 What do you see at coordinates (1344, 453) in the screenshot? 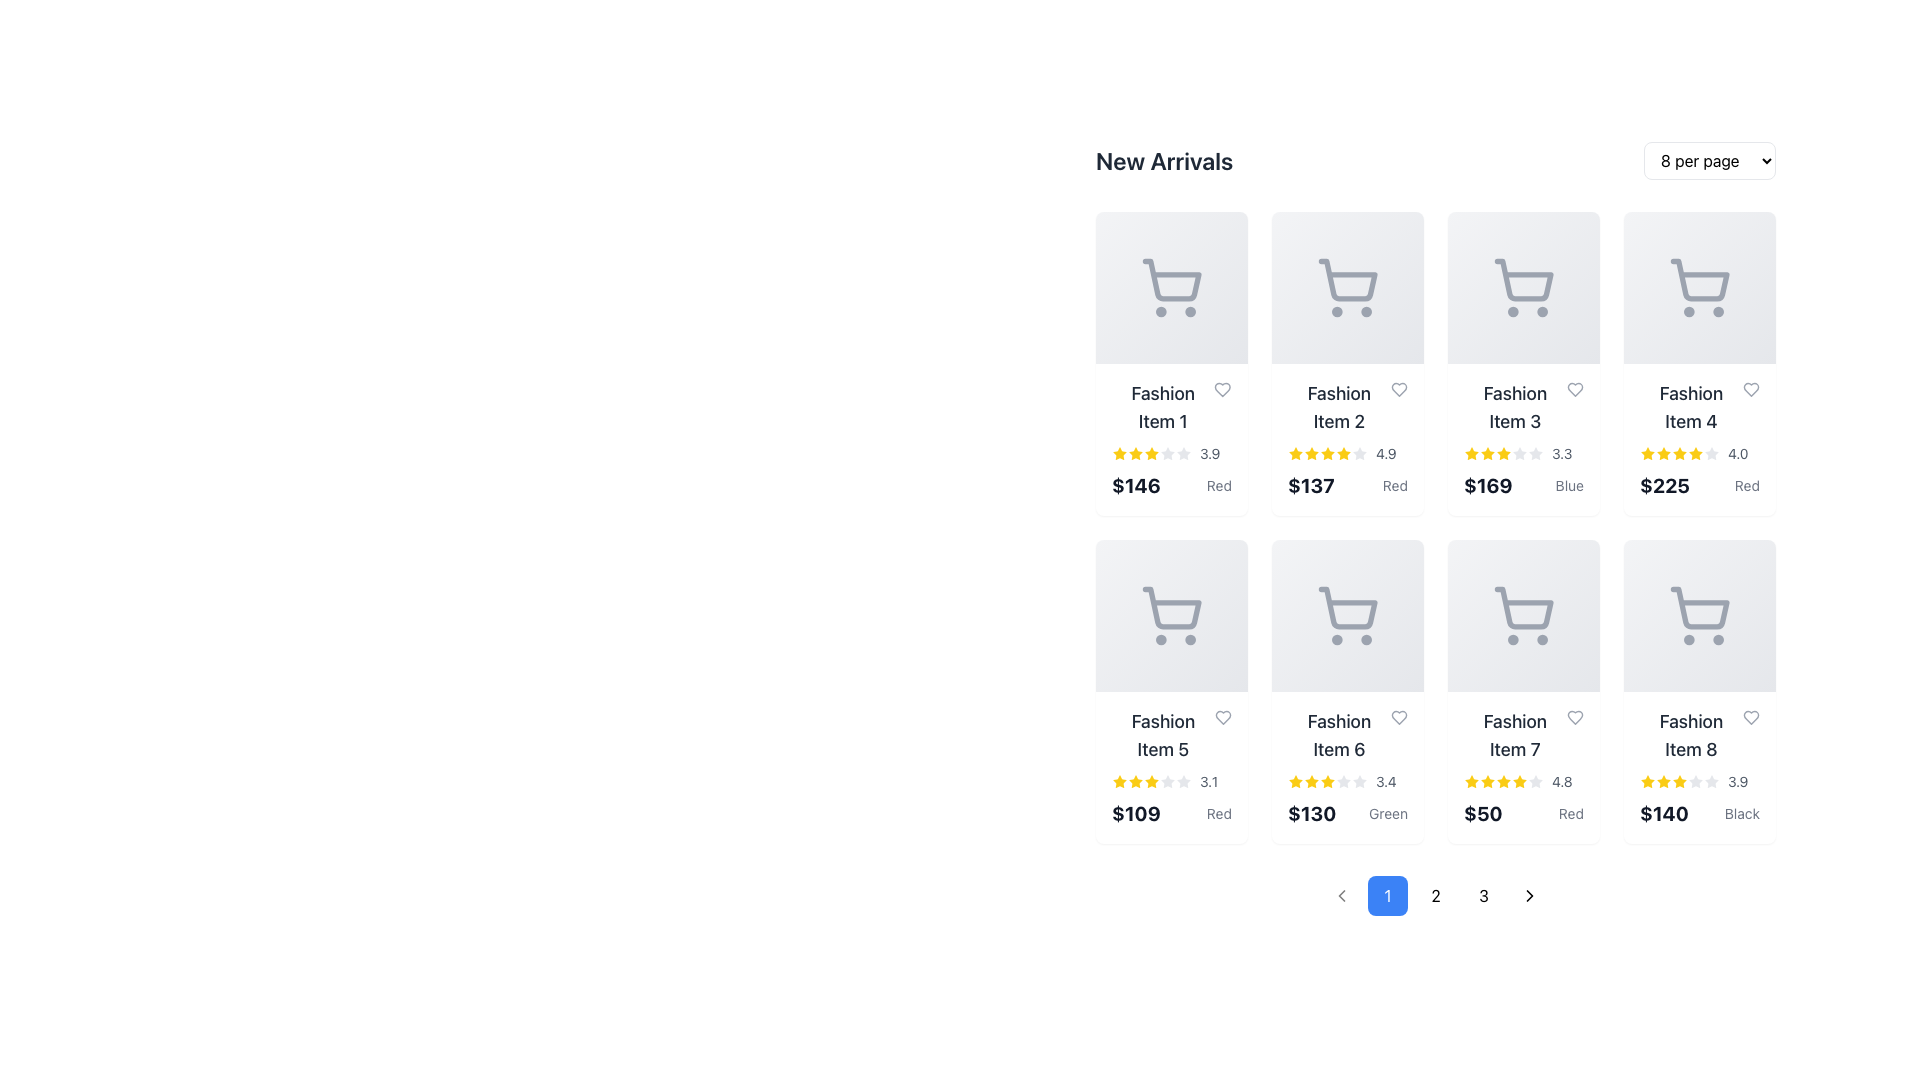
I see `the yellow star icon representing a rating indicator located in the 'Fashion Item 2' card in the second column of the product grid` at bounding box center [1344, 453].